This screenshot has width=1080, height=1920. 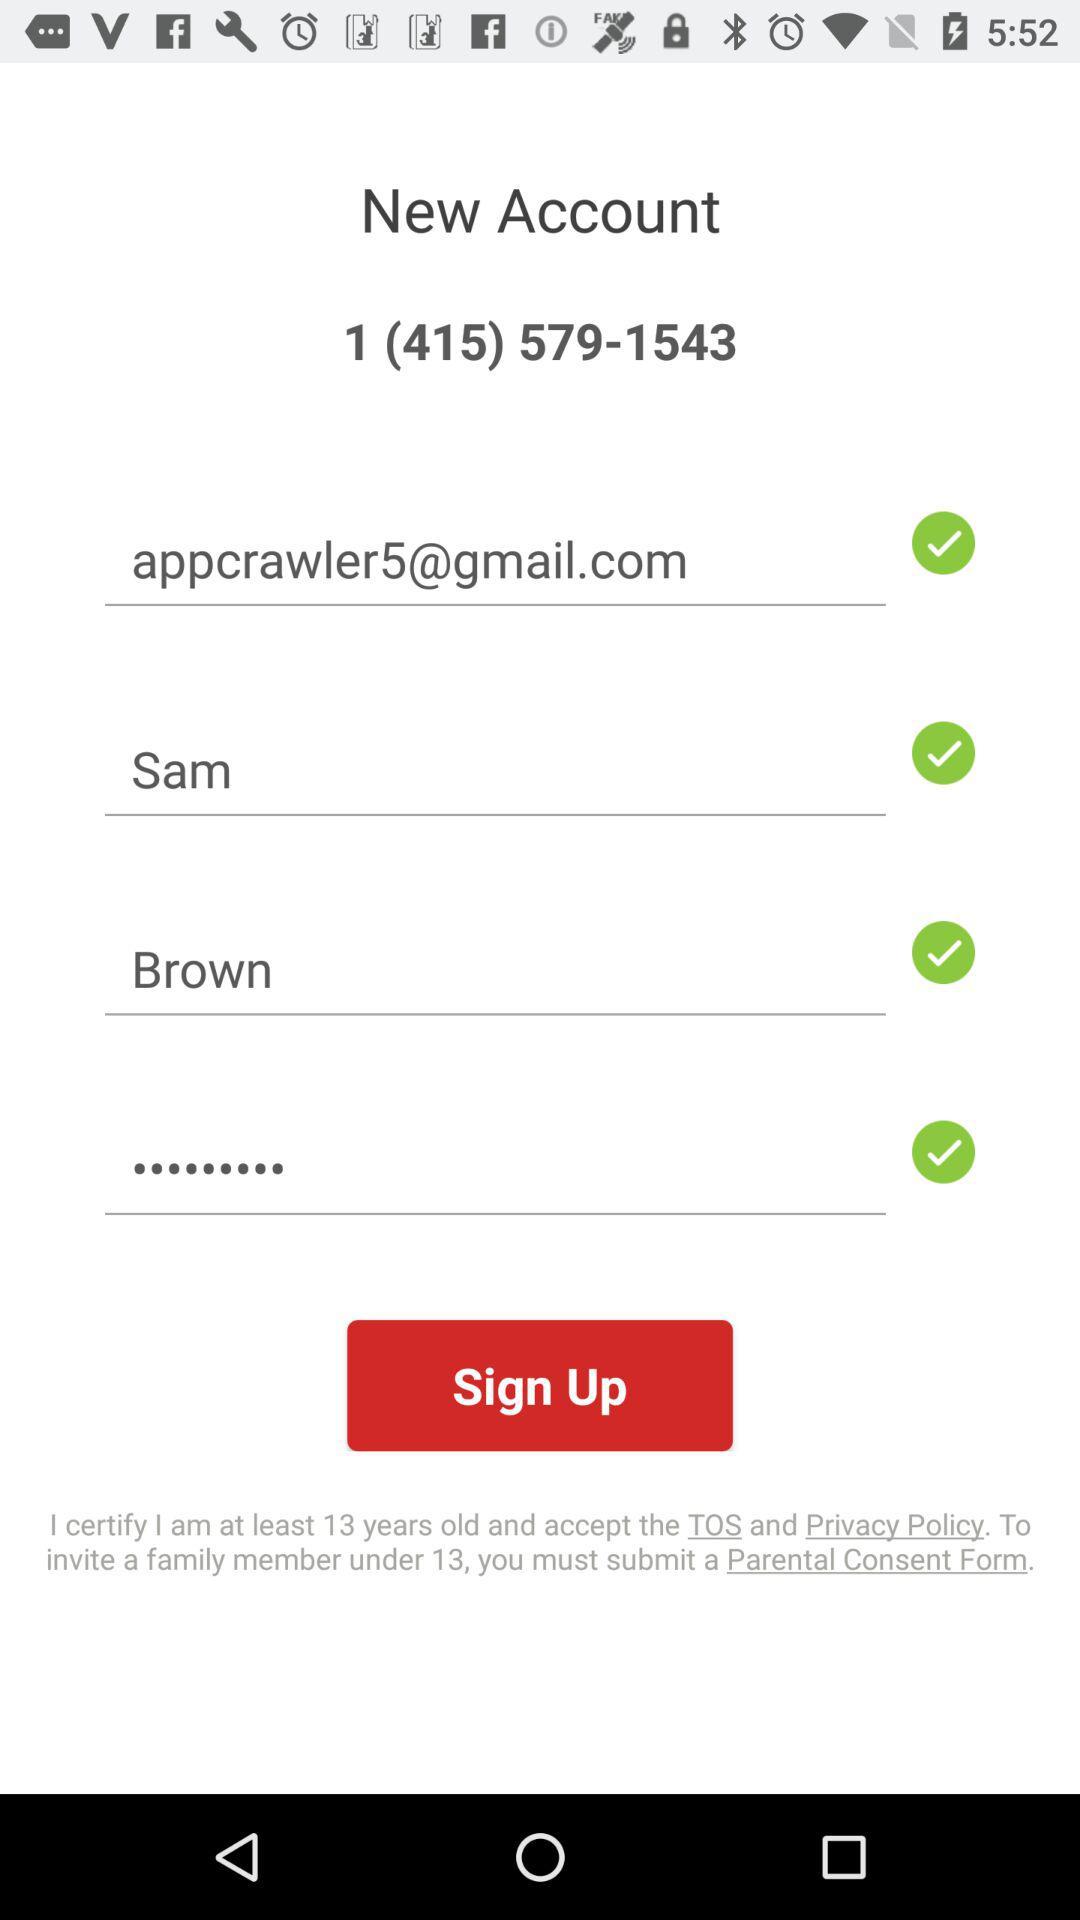 I want to click on appcrawler5@gmail.com icon, so click(x=495, y=558).